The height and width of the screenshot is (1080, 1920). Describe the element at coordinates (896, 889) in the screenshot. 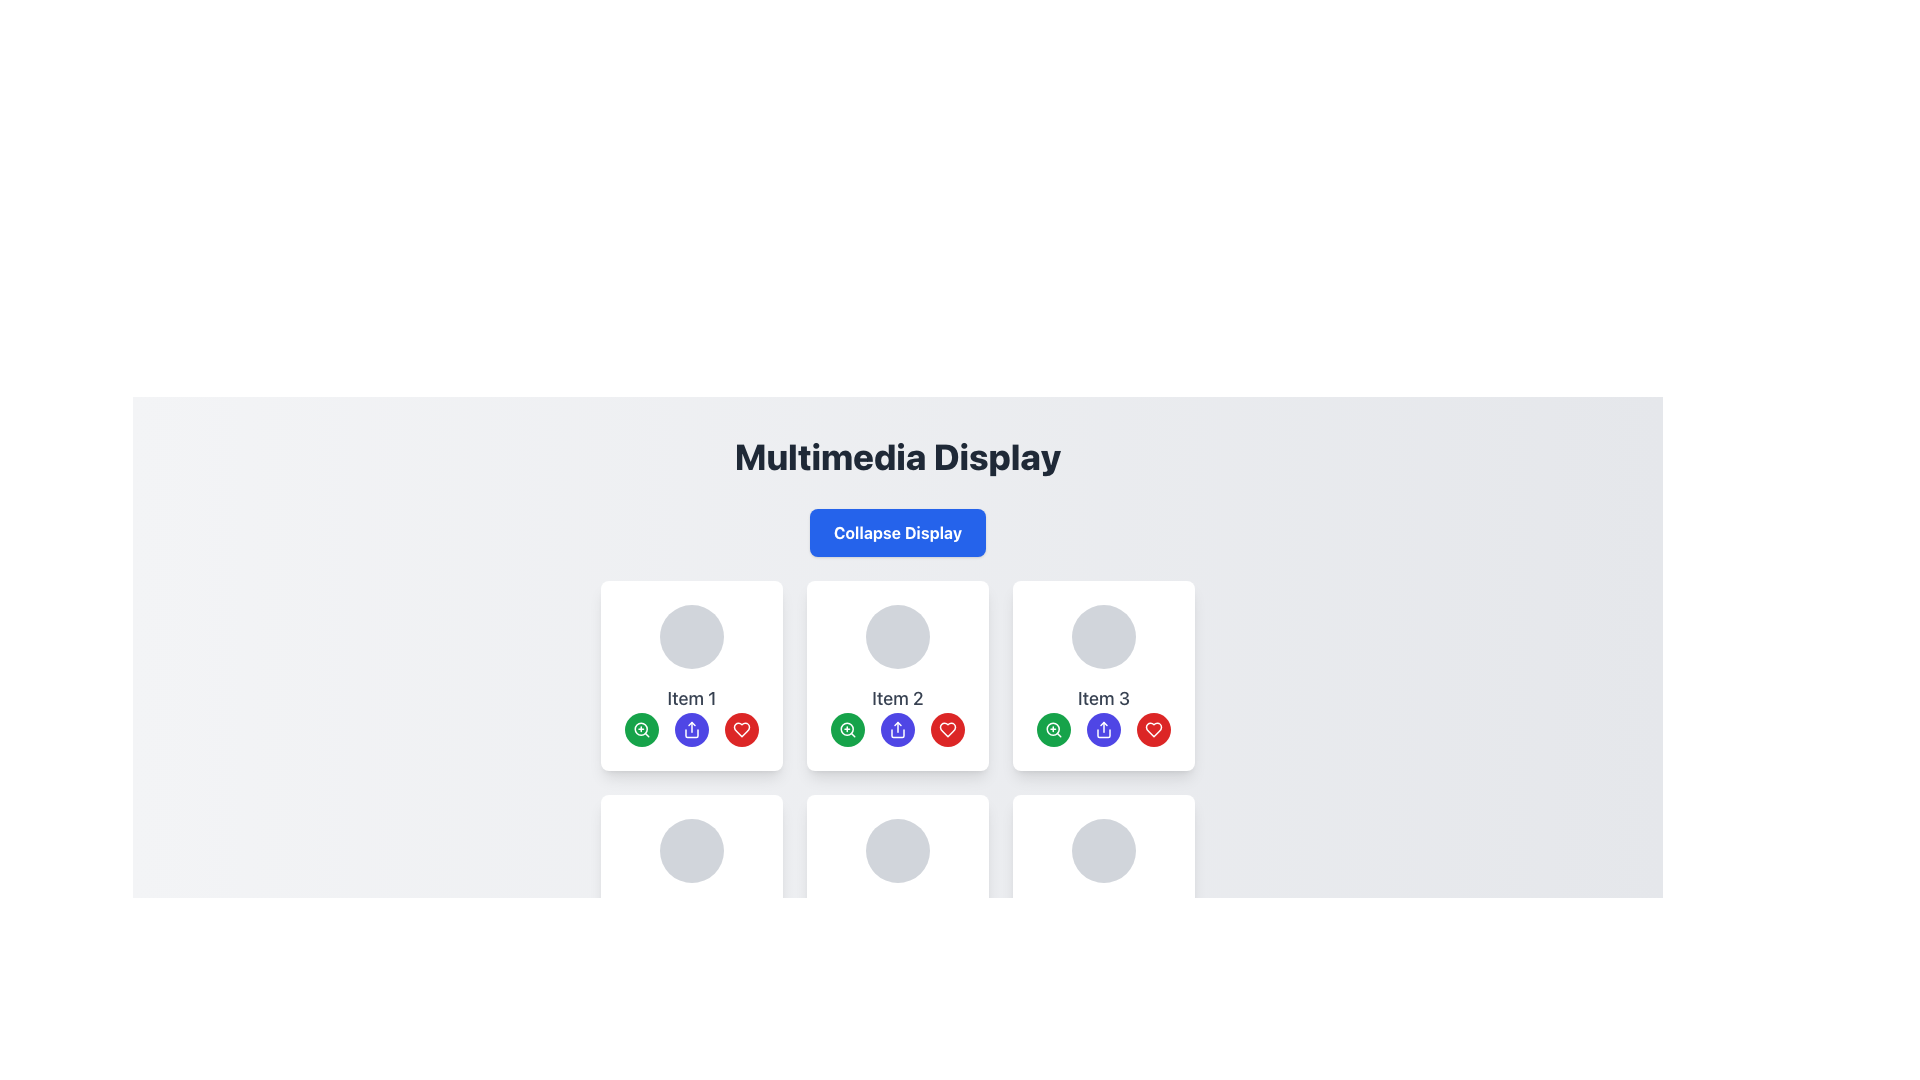

I see `the card located in the second row and middle column of the grid layout` at that location.